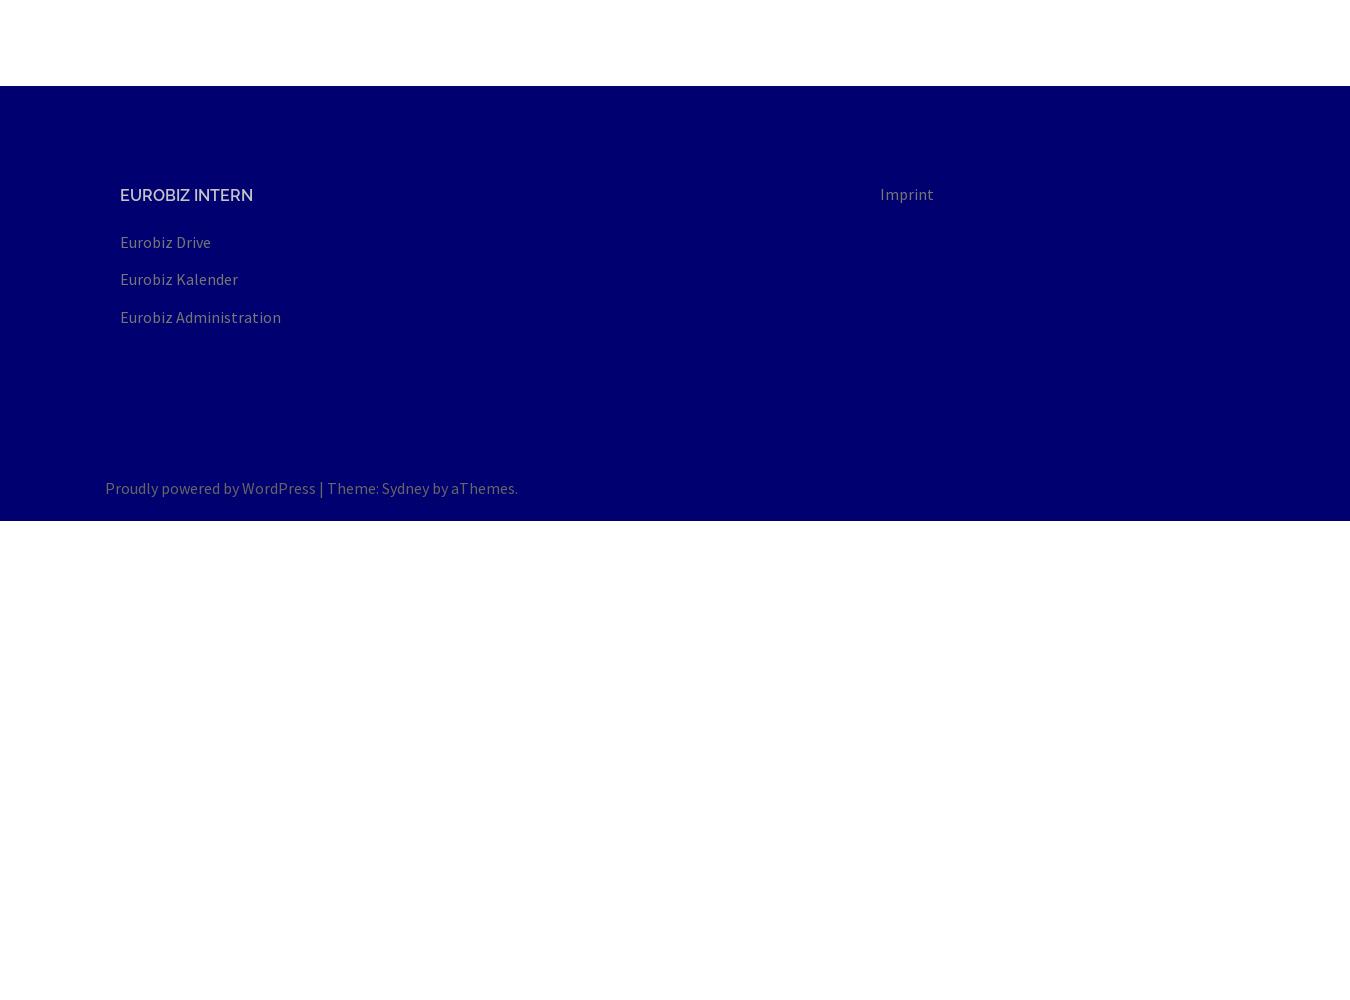  What do you see at coordinates (322, 486) in the screenshot?
I see `'|'` at bounding box center [322, 486].